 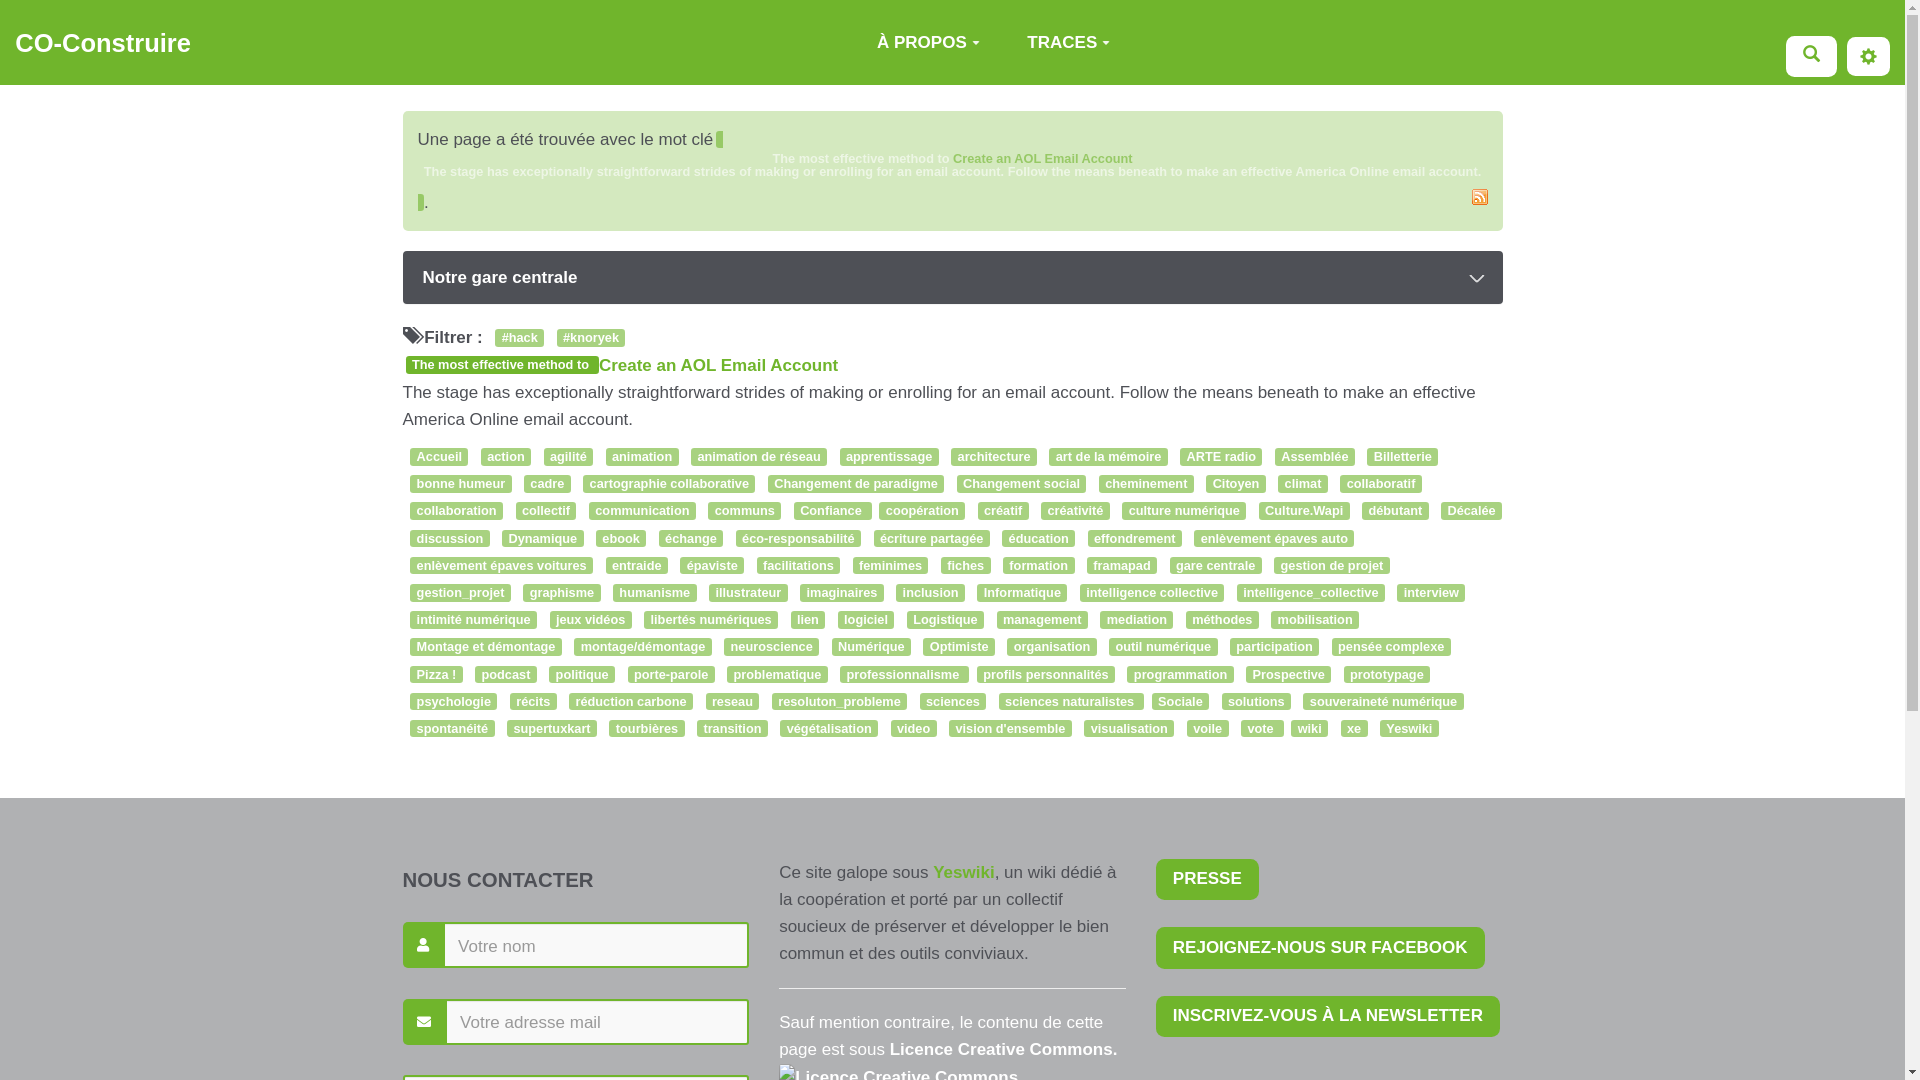 What do you see at coordinates (547, 483) in the screenshot?
I see `'cadre'` at bounding box center [547, 483].